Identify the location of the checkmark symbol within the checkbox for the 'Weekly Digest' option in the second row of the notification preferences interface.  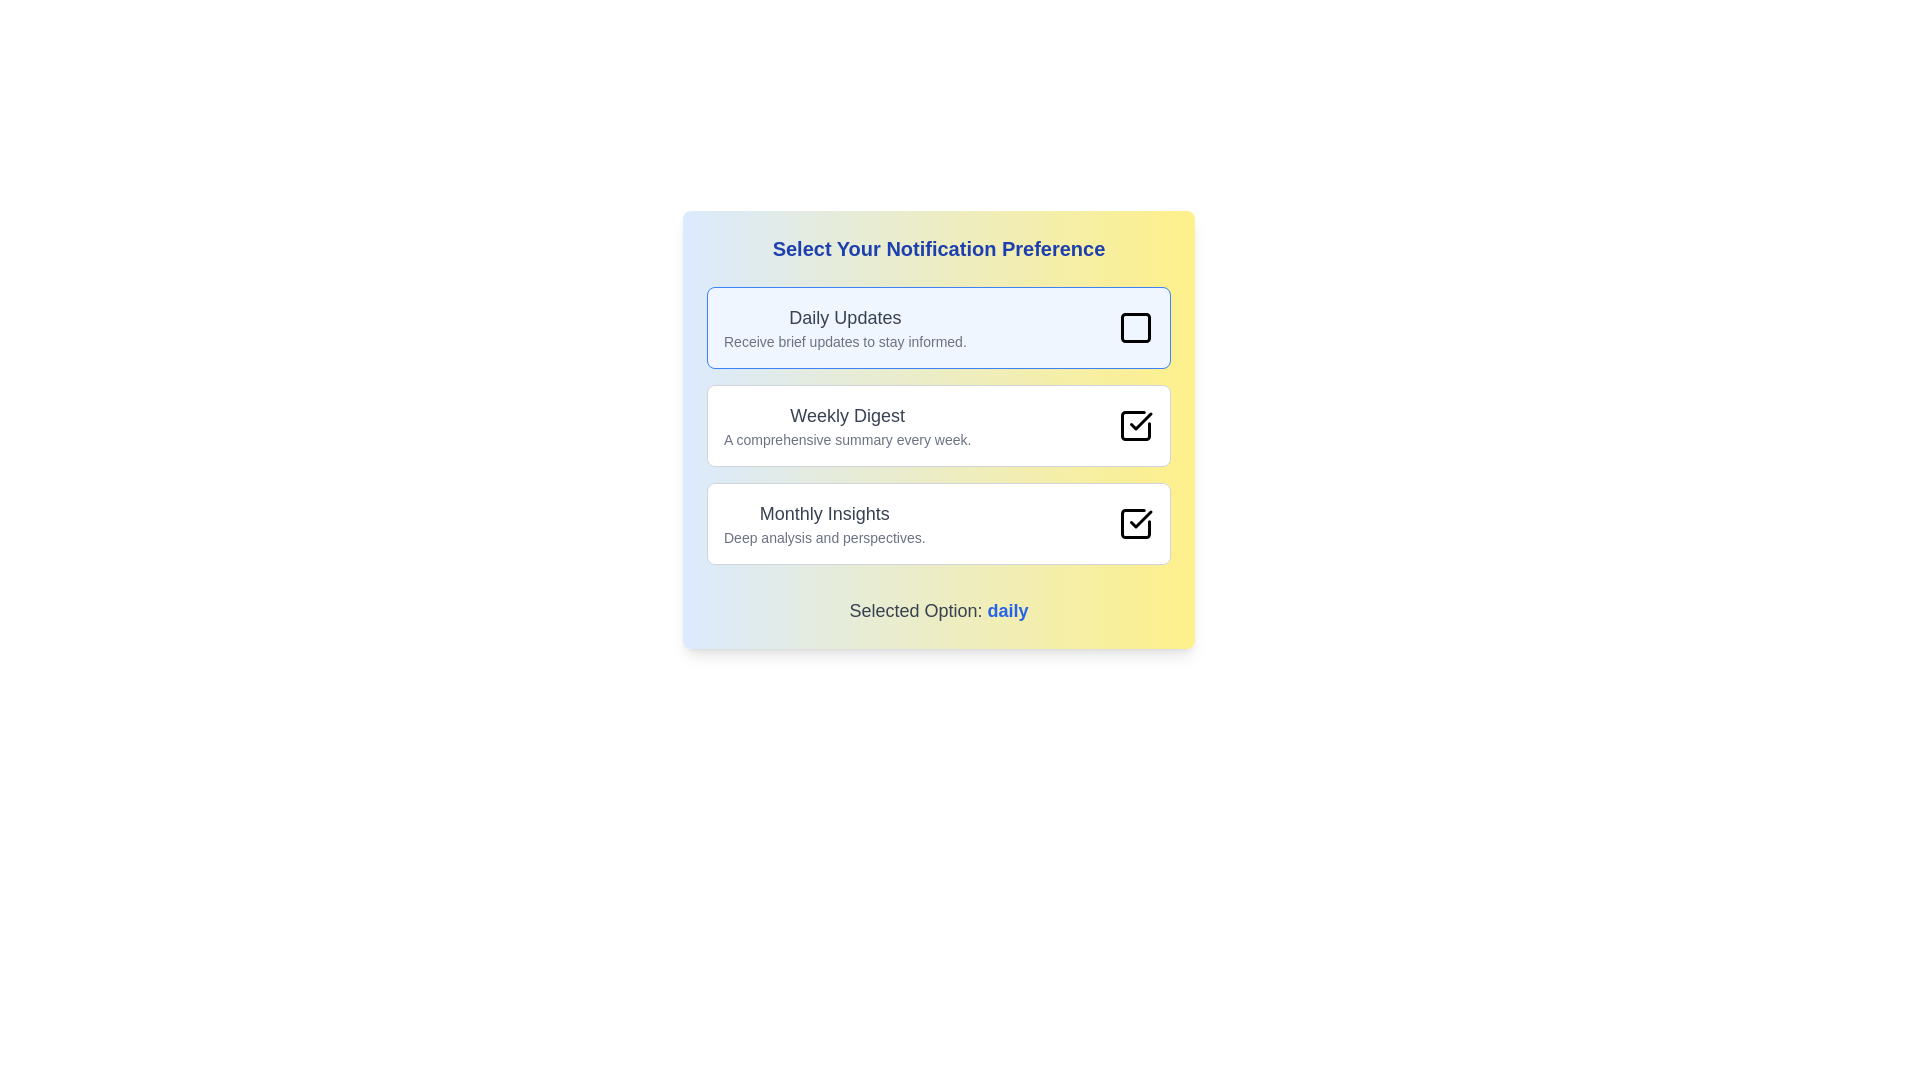
(1141, 420).